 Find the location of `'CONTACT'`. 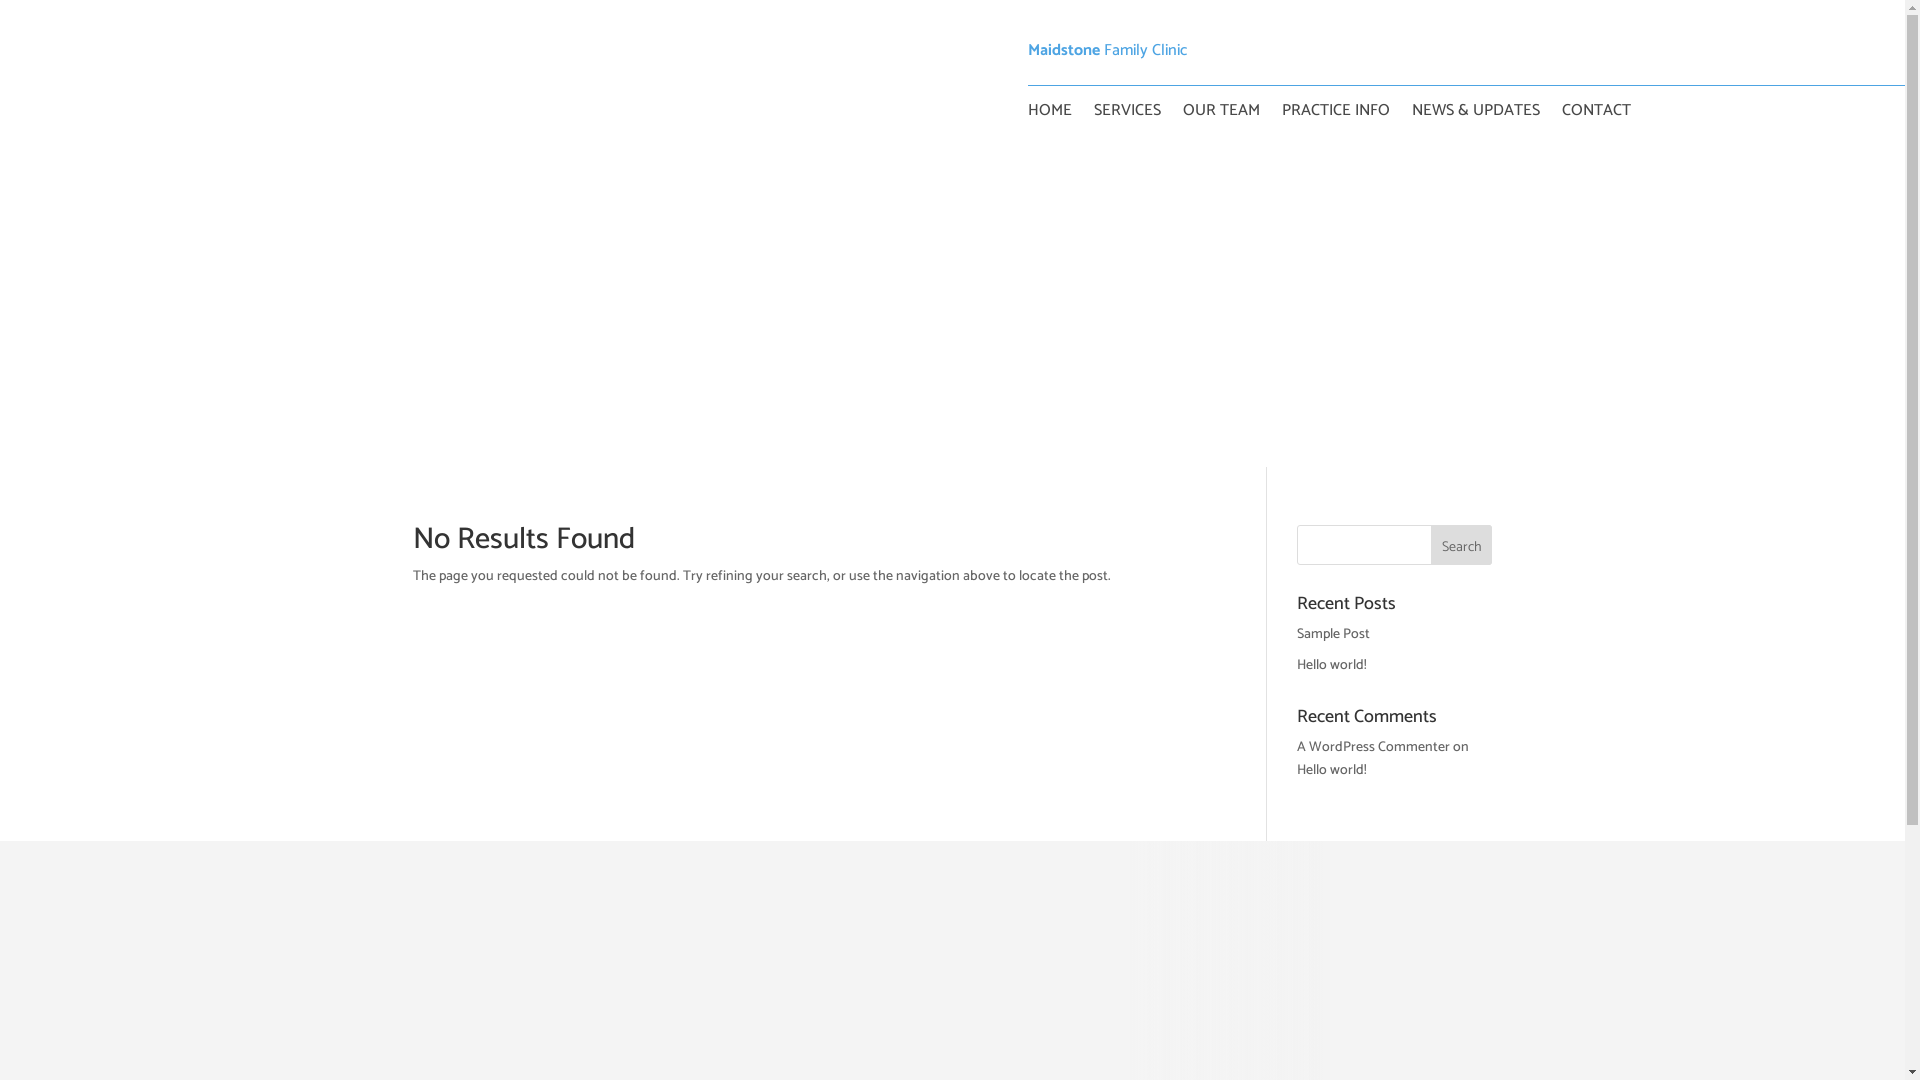

'CONTACT' is located at coordinates (1595, 115).